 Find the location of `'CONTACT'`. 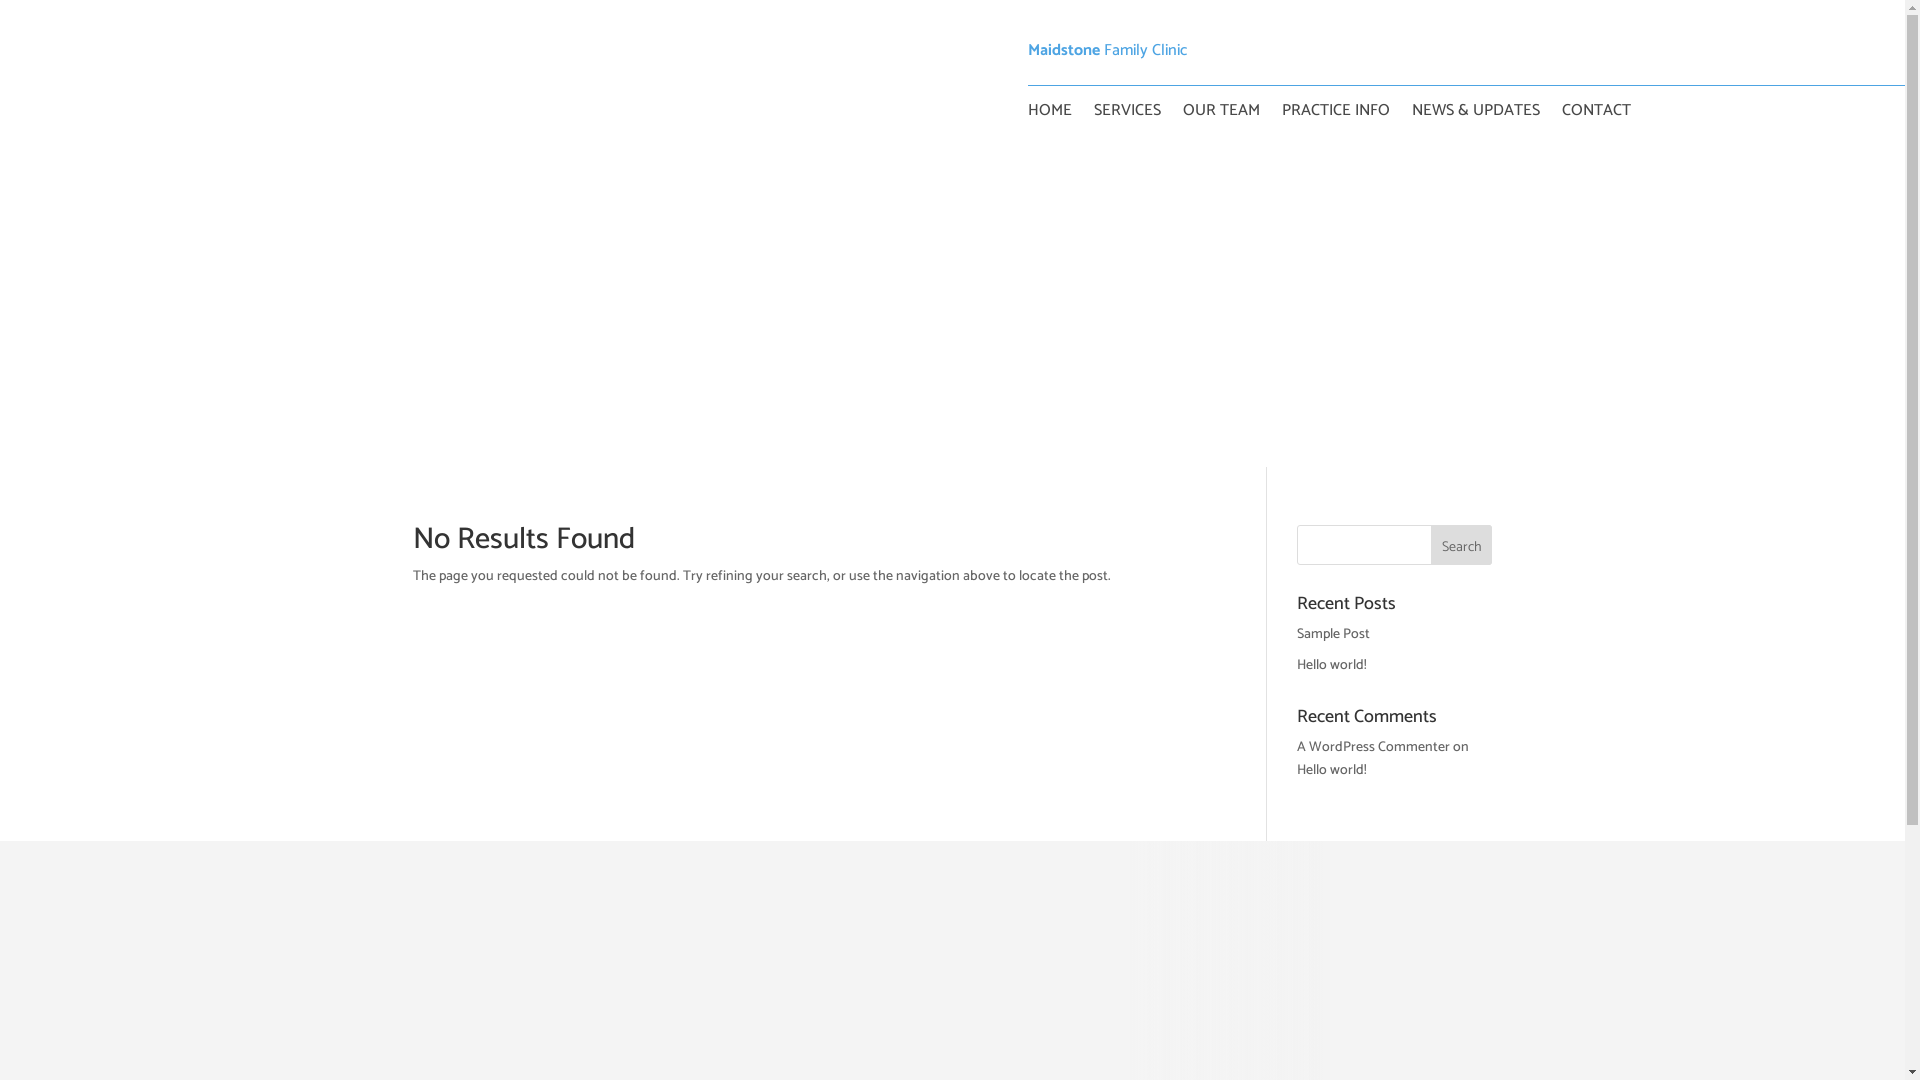

'CONTACT' is located at coordinates (1595, 115).